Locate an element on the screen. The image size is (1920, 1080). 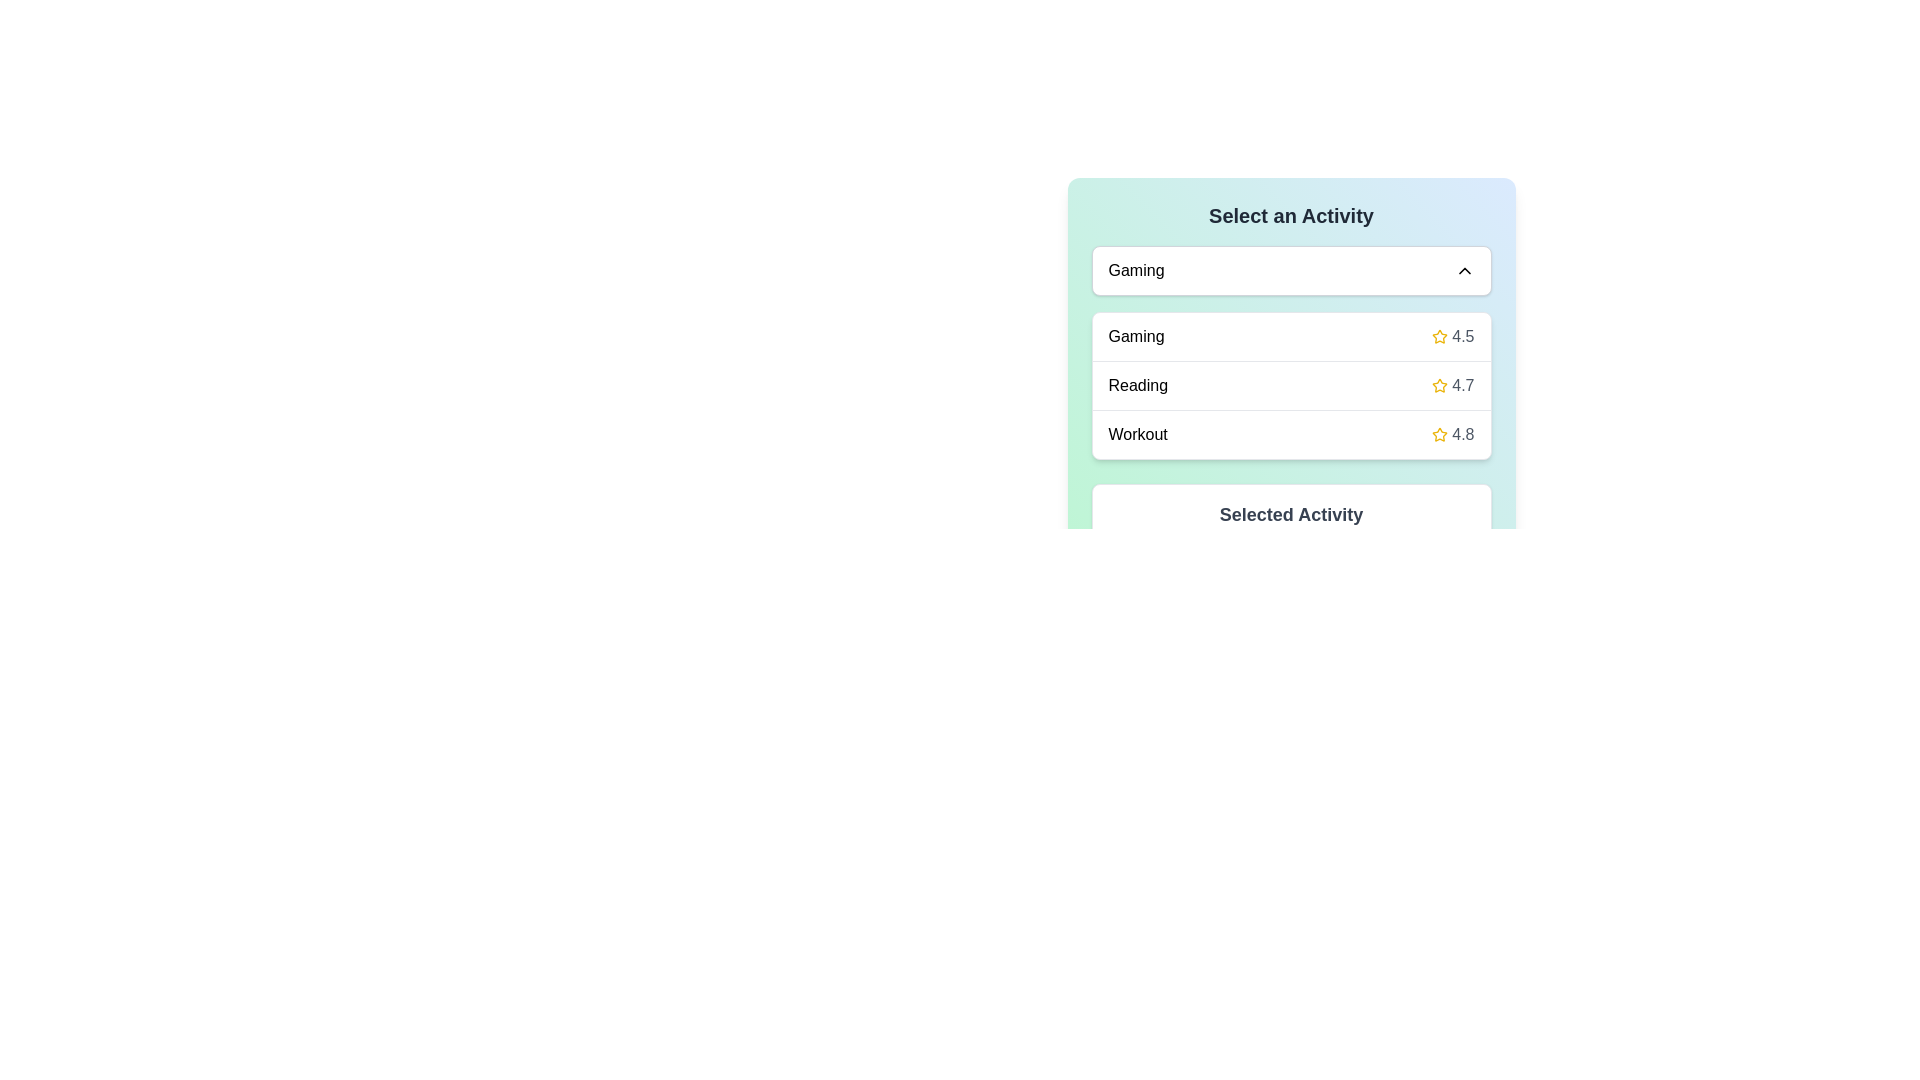
the yellow star-shaped icon that indicates a rating of '4.7' in the 'Select an Activity' section is located at coordinates (1440, 385).